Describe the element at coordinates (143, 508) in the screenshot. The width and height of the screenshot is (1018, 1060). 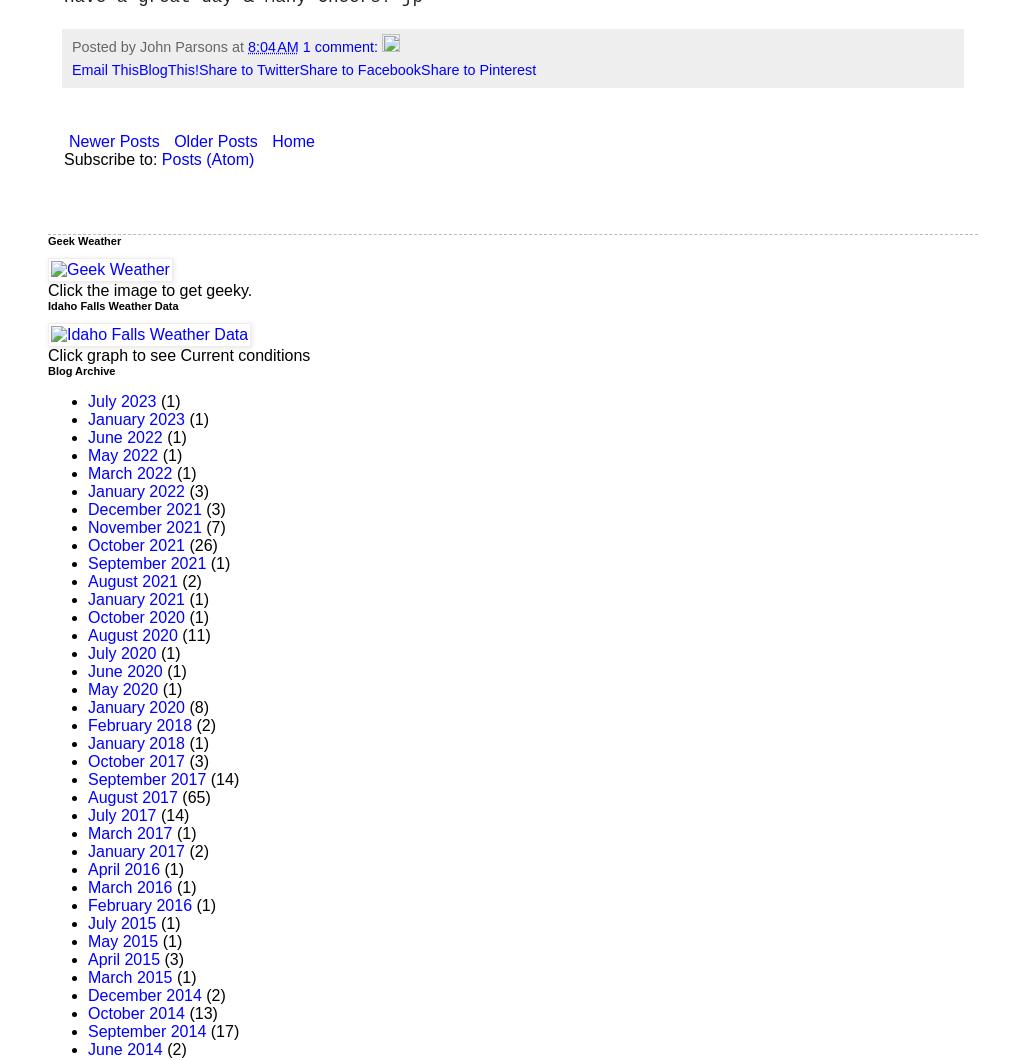
I see `'December 2021'` at that location.